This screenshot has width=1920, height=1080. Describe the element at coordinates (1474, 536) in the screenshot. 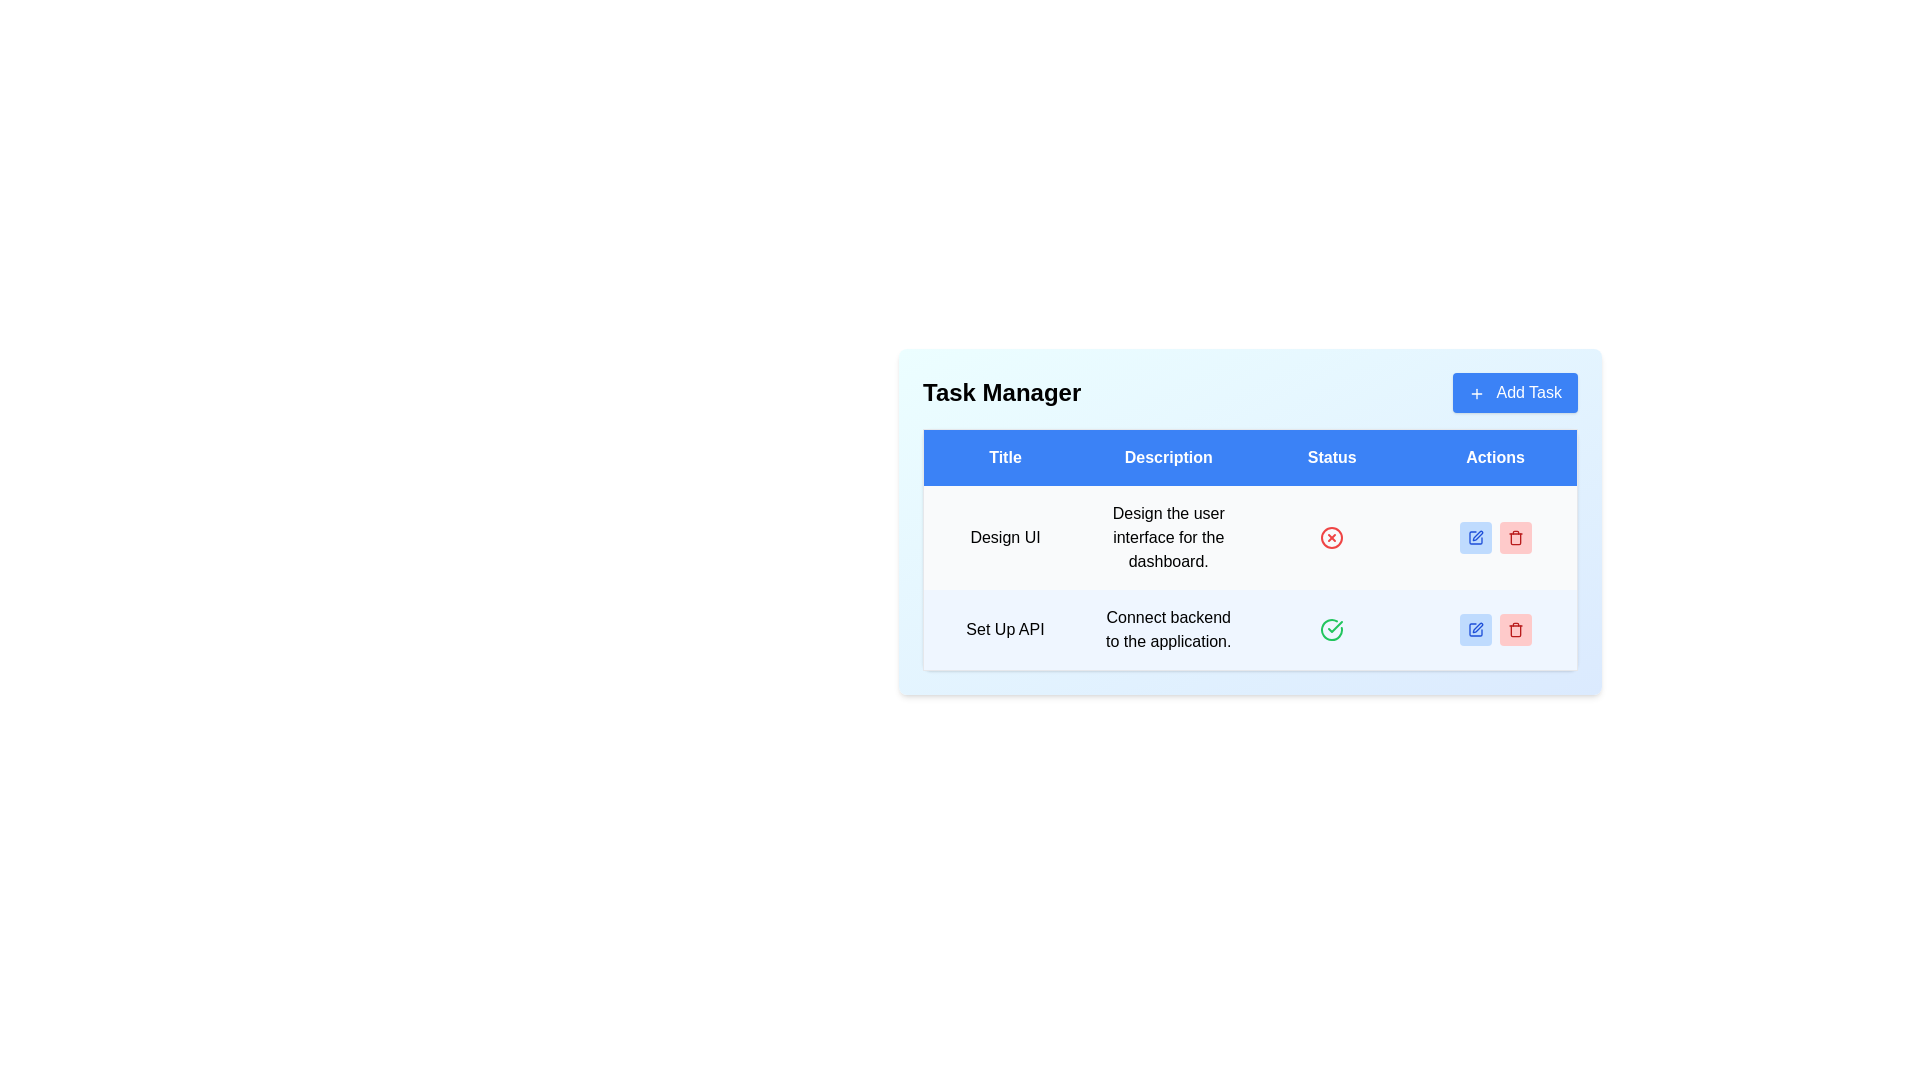

I see `the edit button located in the 'Actions' column of the first row in the table to initiate editing the corresponding task details` at that location.